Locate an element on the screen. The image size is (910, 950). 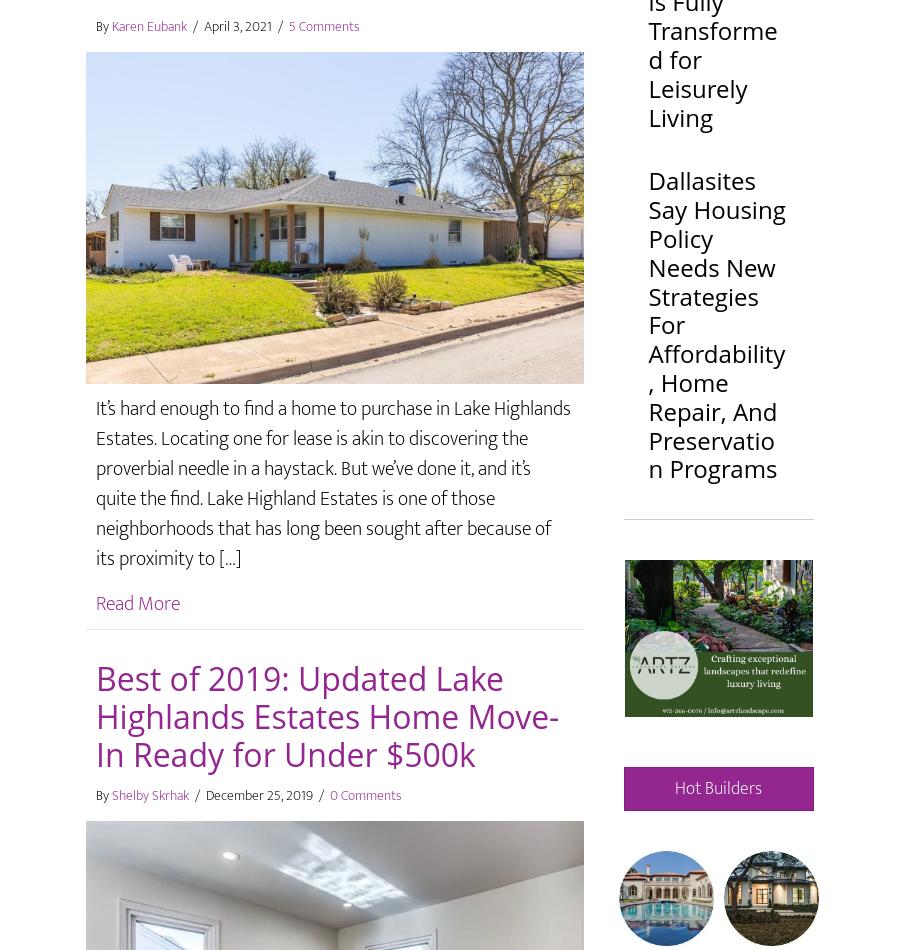
'Hot Builders' is located at coordinates (717, 787).